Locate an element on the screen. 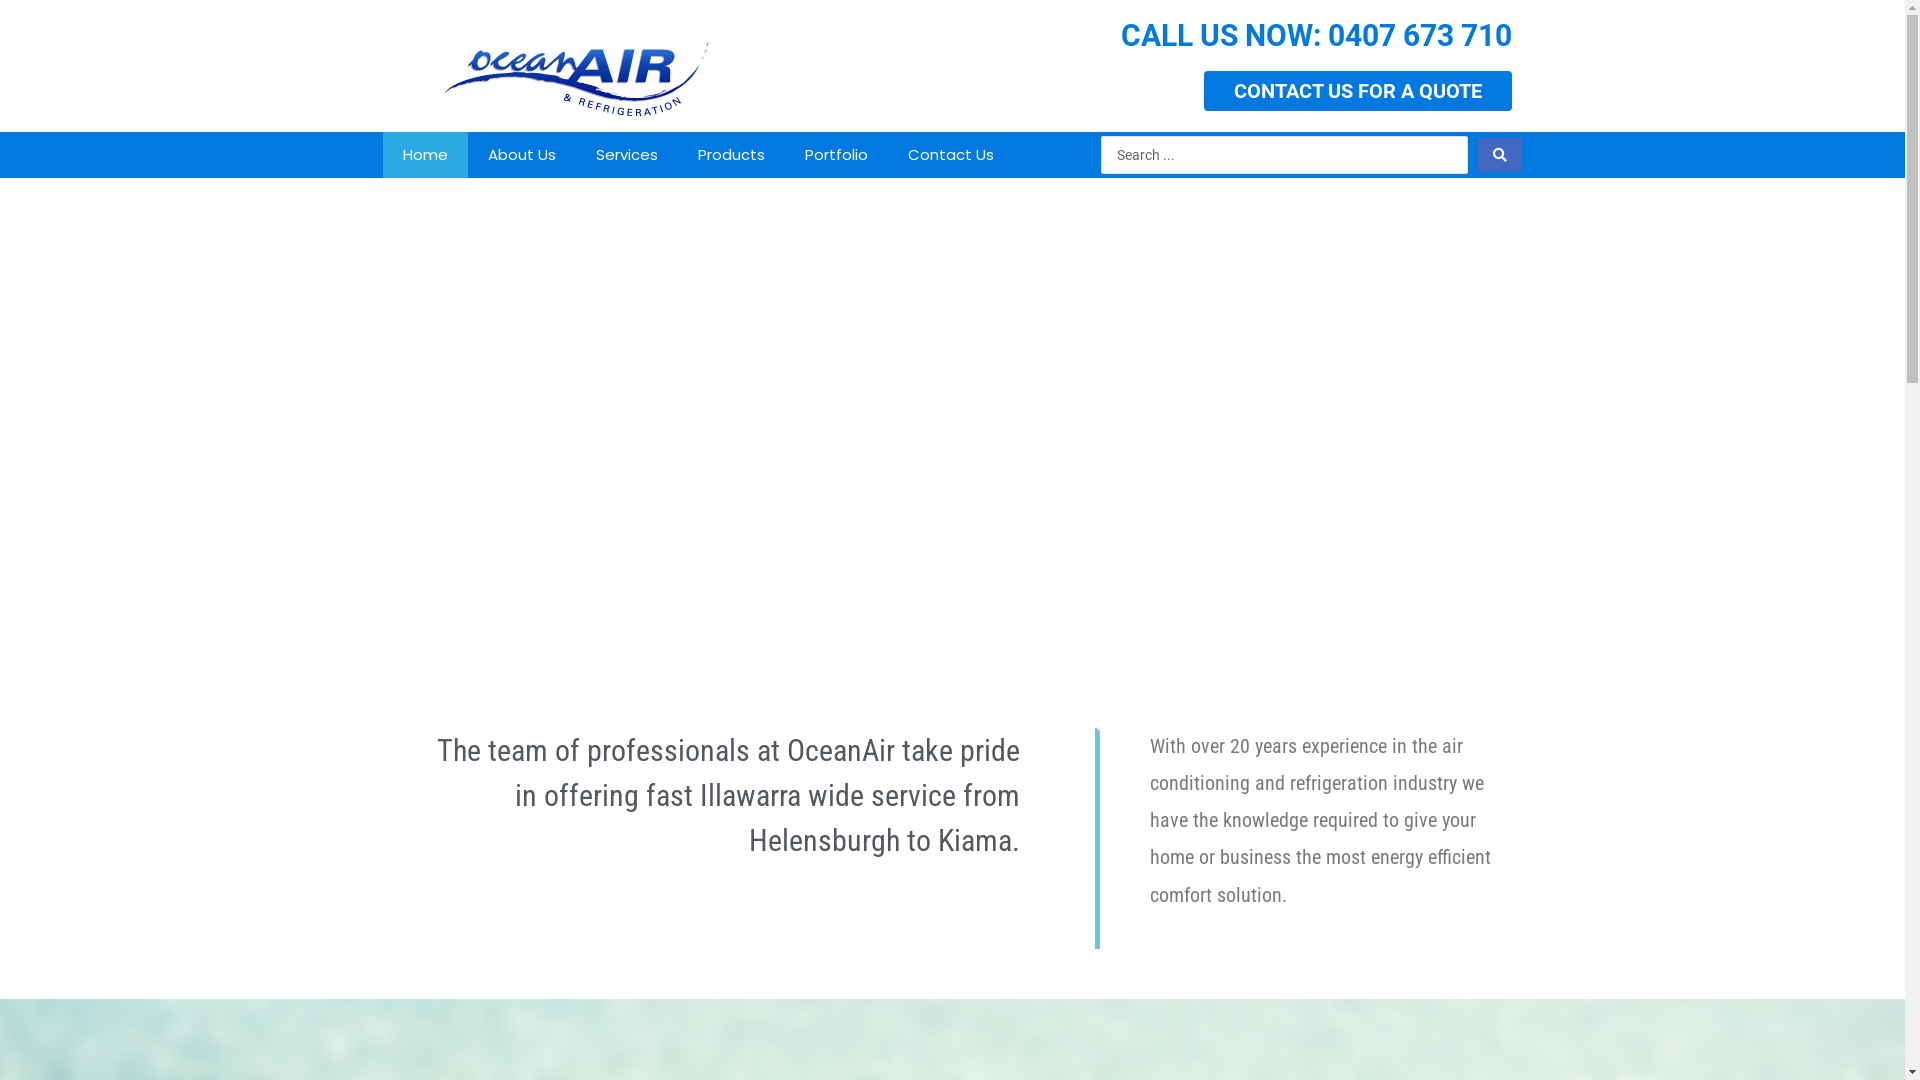 Image resolution: width=1920 pixels, height=1080 pixels. 'CALL US NOW: 0407 673 710' is located at coordinates (1316, 35).